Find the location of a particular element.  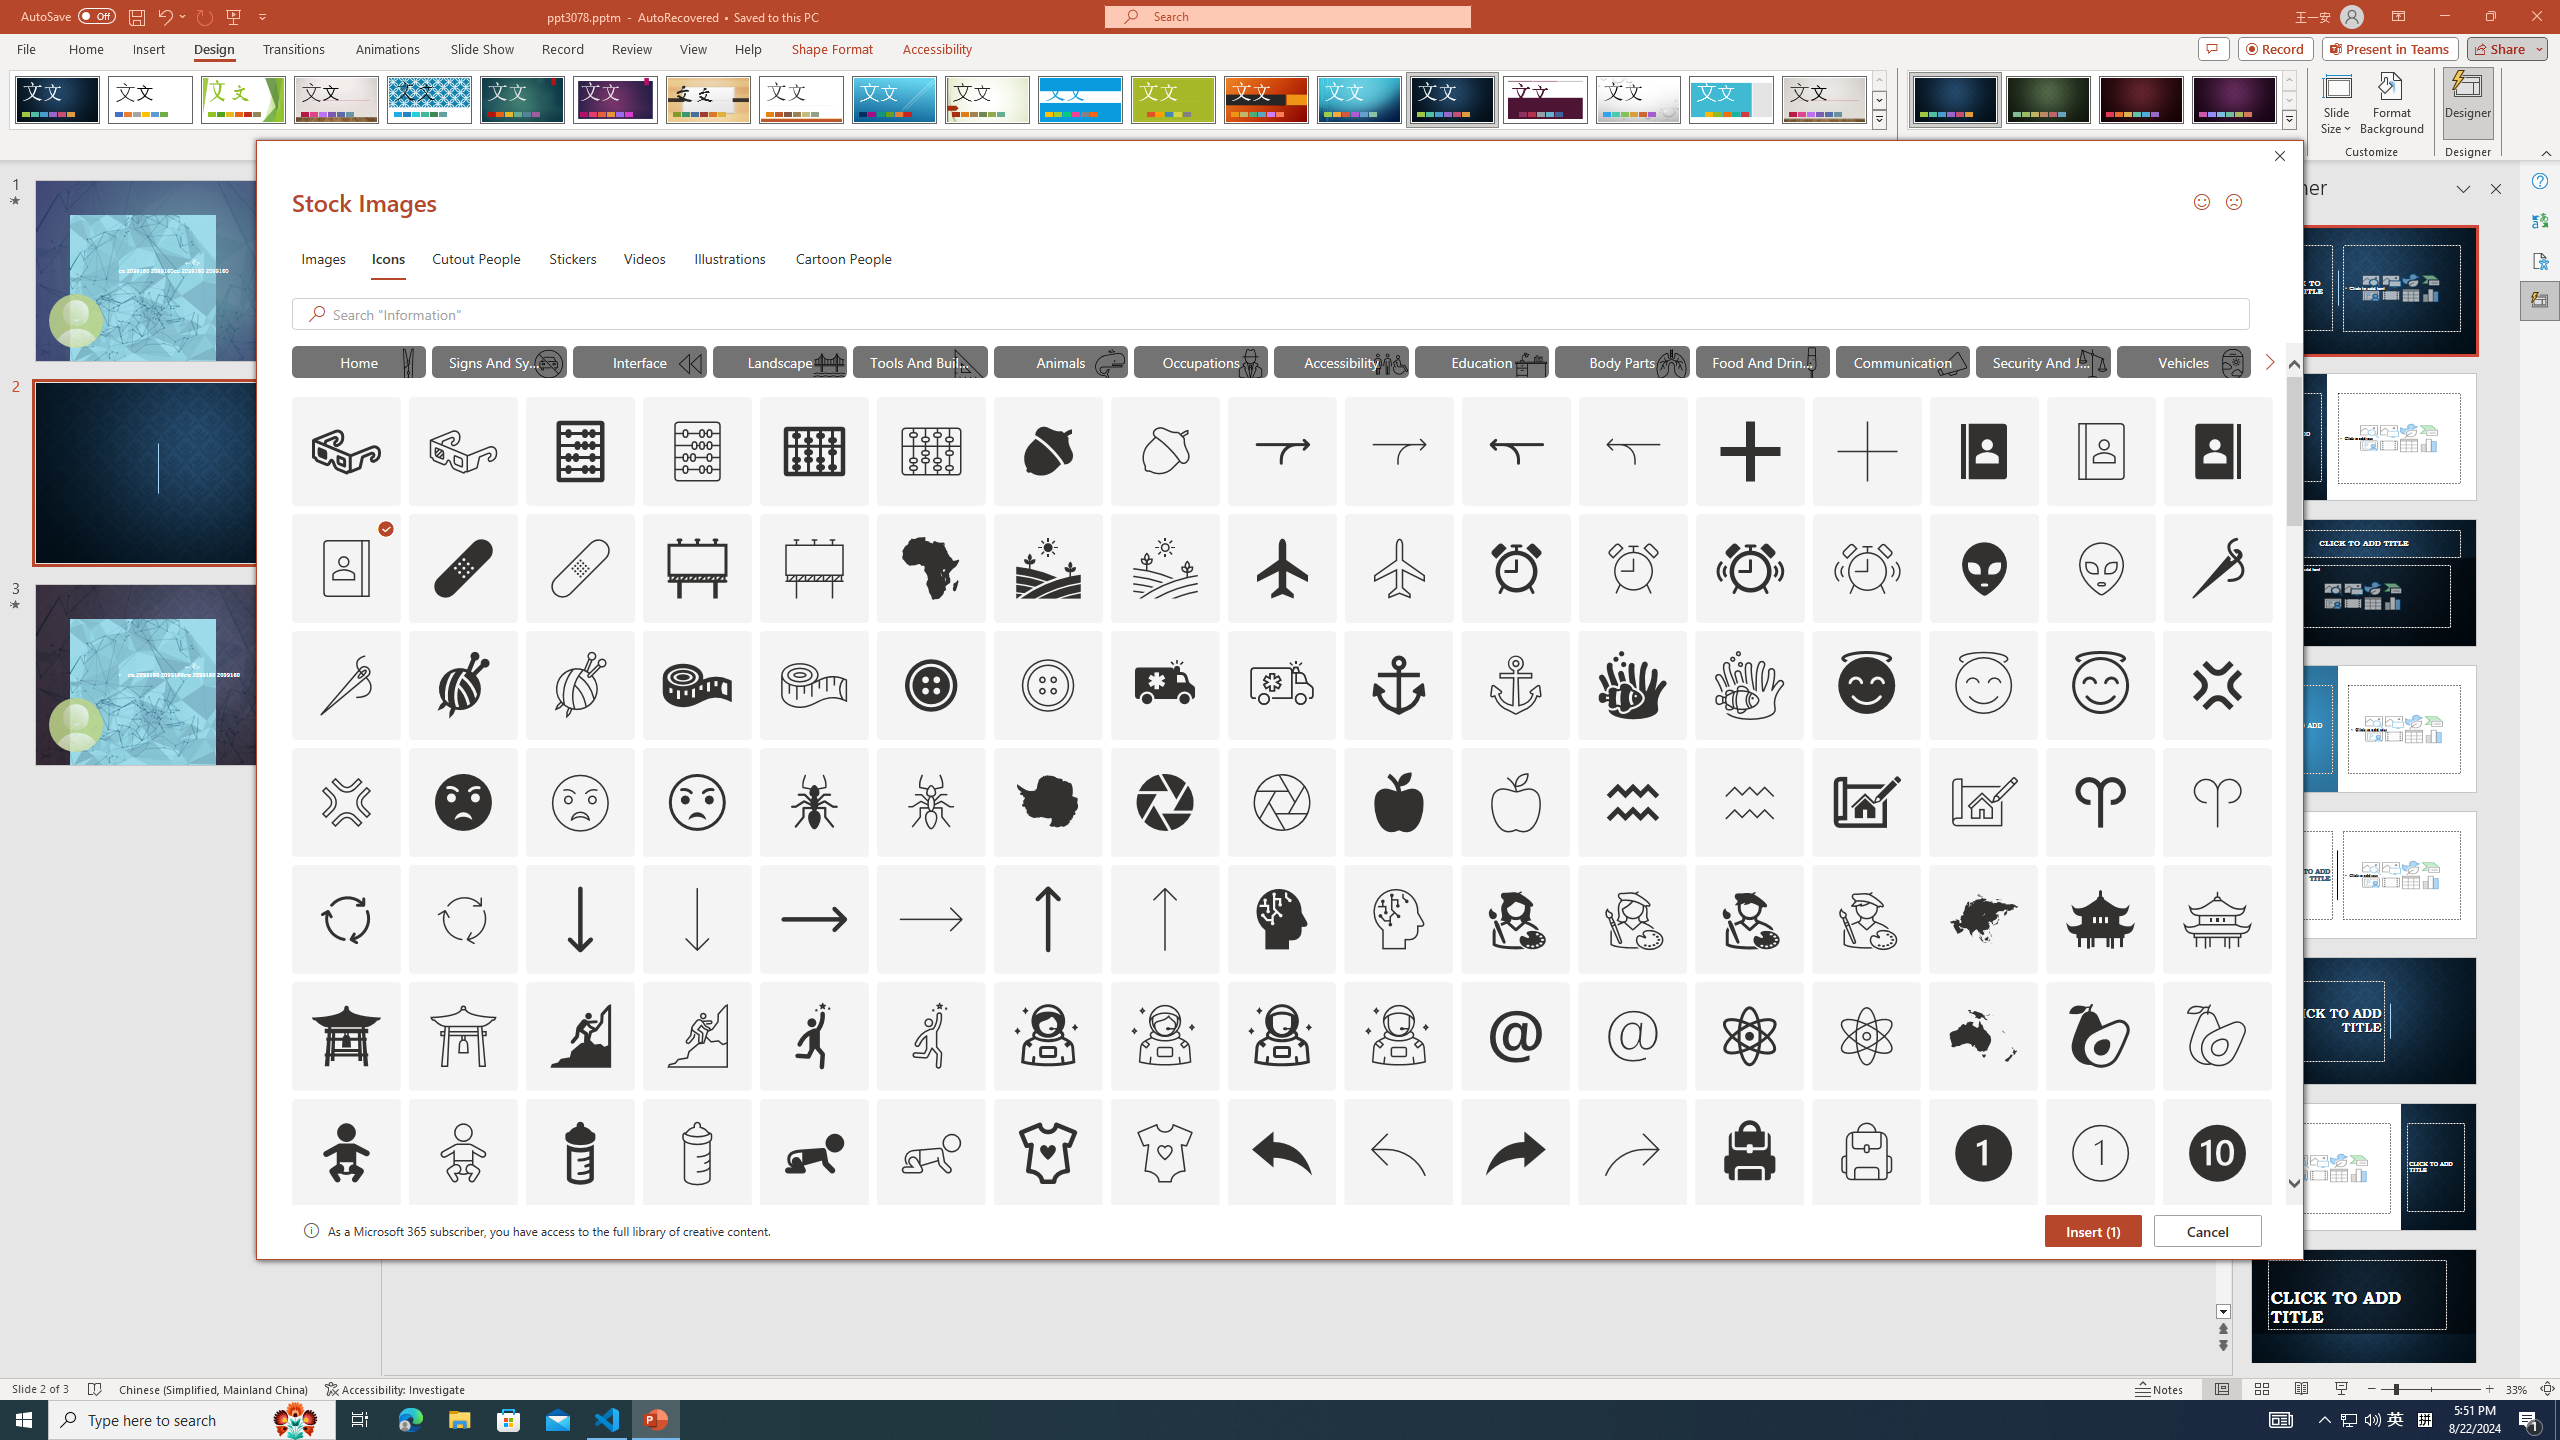

'AutomationID: Icons_Backpack_M' is located at coordinates (1866, 1152).